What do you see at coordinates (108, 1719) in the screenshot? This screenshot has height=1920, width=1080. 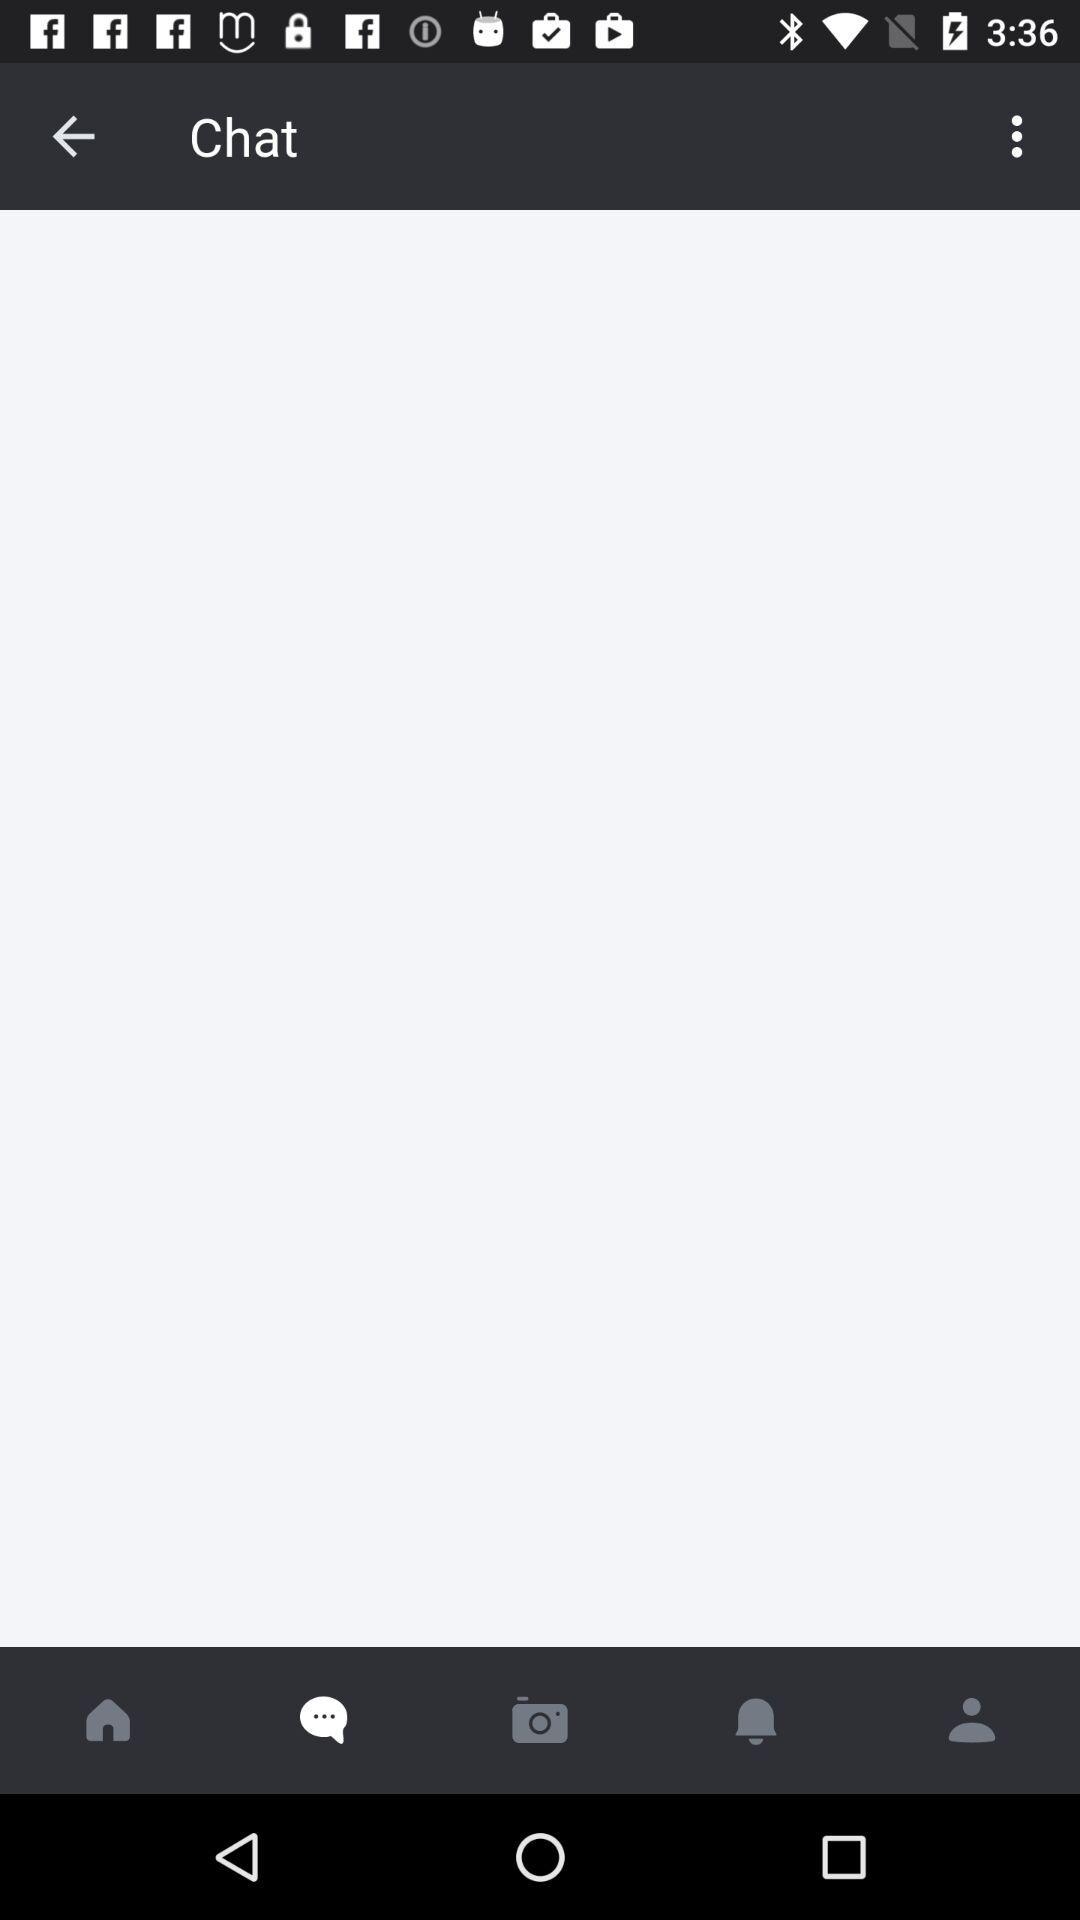 I see `return to home screen` at bounding box center [108, 1719].